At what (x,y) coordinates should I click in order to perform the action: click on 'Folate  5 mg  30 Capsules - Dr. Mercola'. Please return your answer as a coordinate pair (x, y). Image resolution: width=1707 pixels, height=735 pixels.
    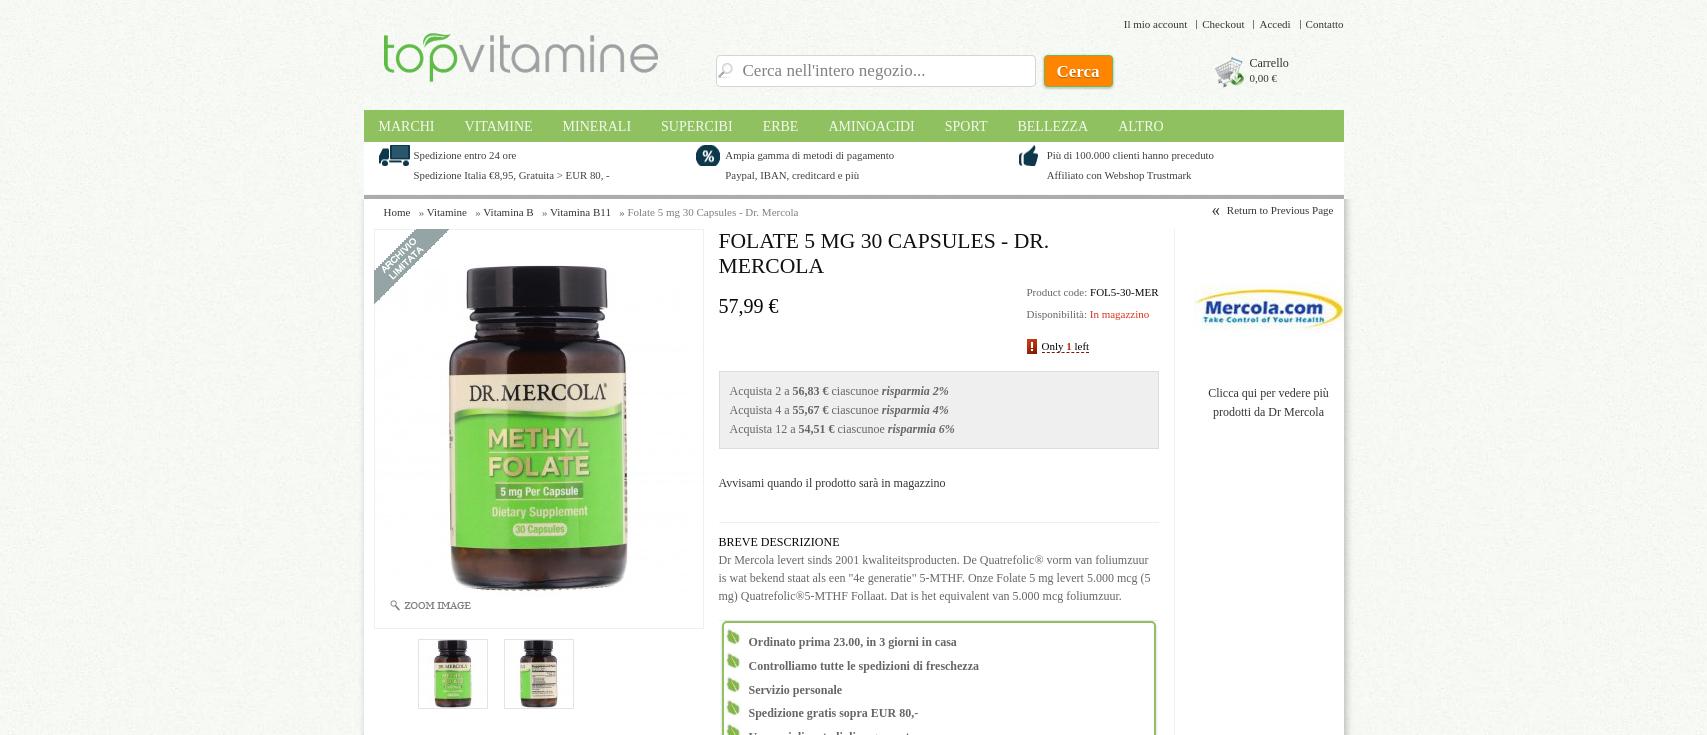
    Looking at the image, I should click on (712, 210).